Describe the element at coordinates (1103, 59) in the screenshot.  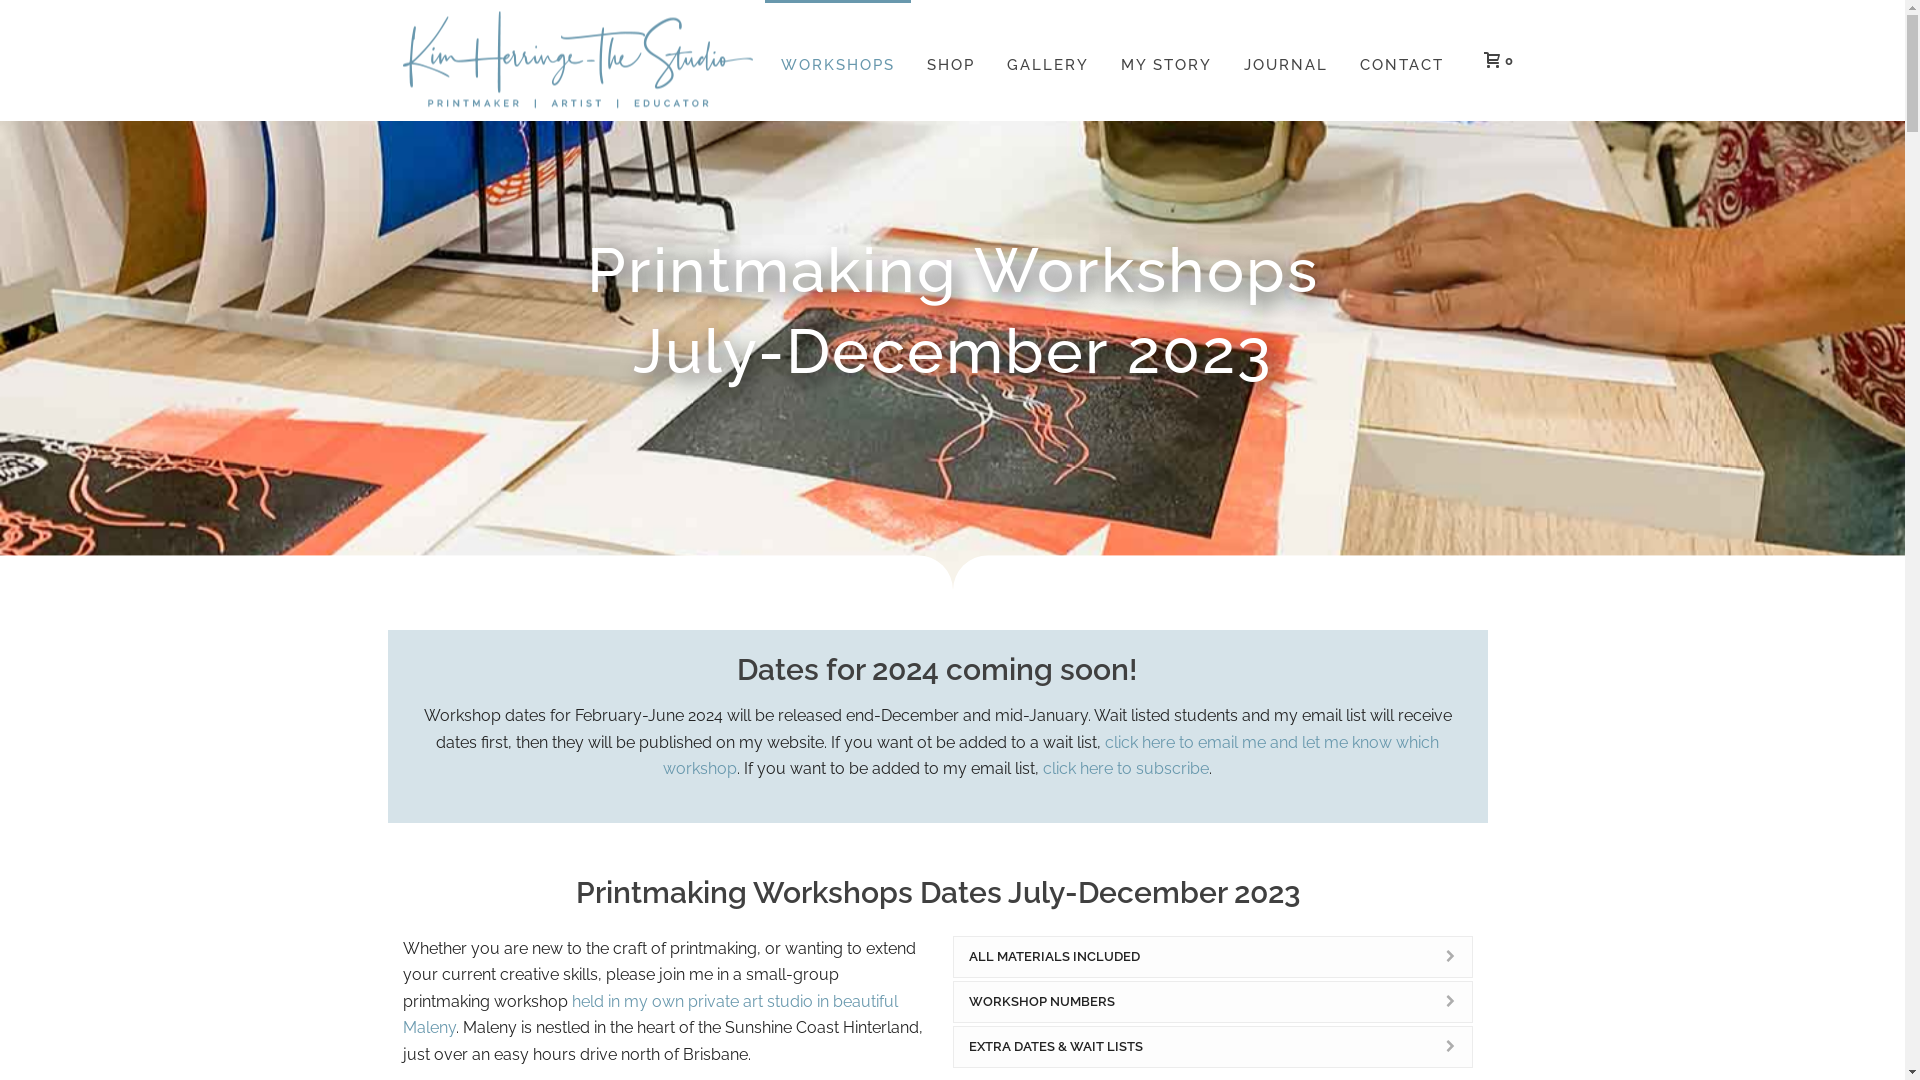
I see `'MY STORY'` at that location.